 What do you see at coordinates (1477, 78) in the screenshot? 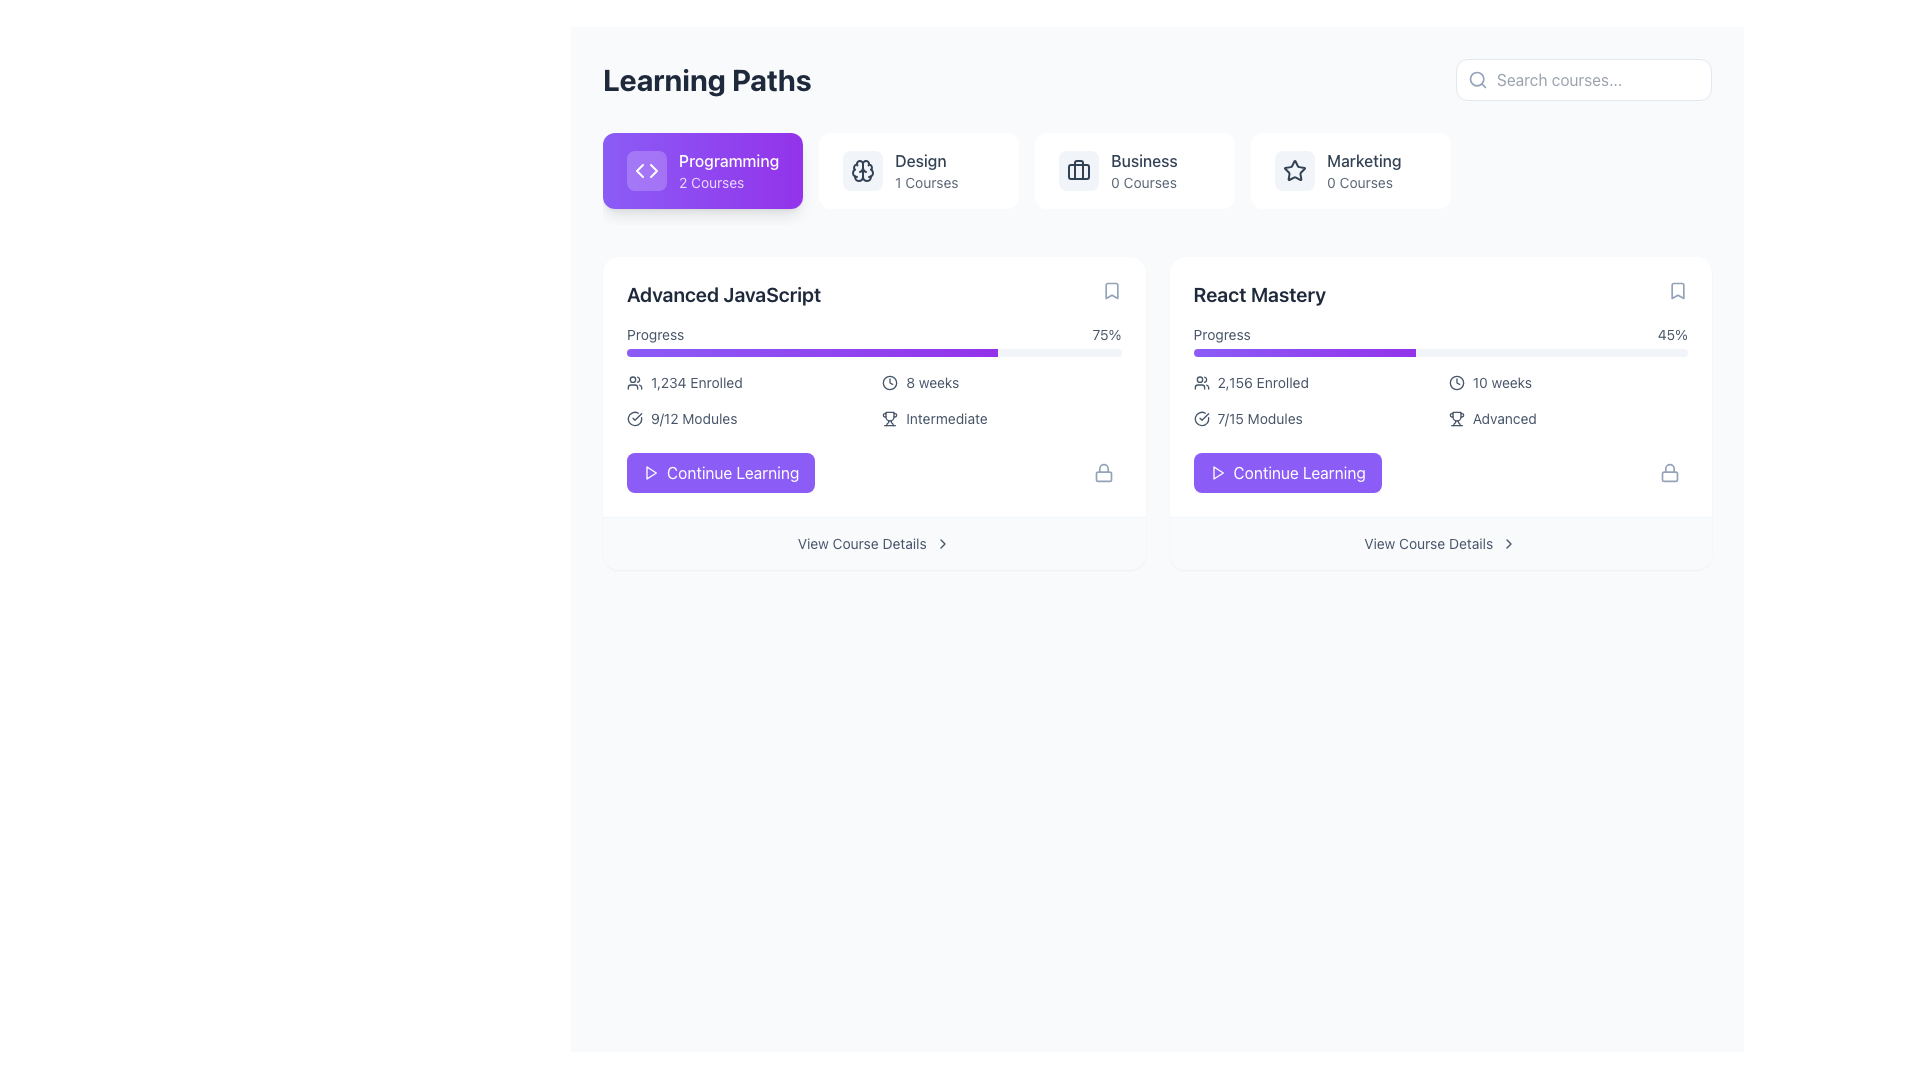
I see `the circular graphical decoration of the magnifying glass icon located in the upper-right corner of the interface, adjacent to the search bar` at bounding box center [1477, 78].